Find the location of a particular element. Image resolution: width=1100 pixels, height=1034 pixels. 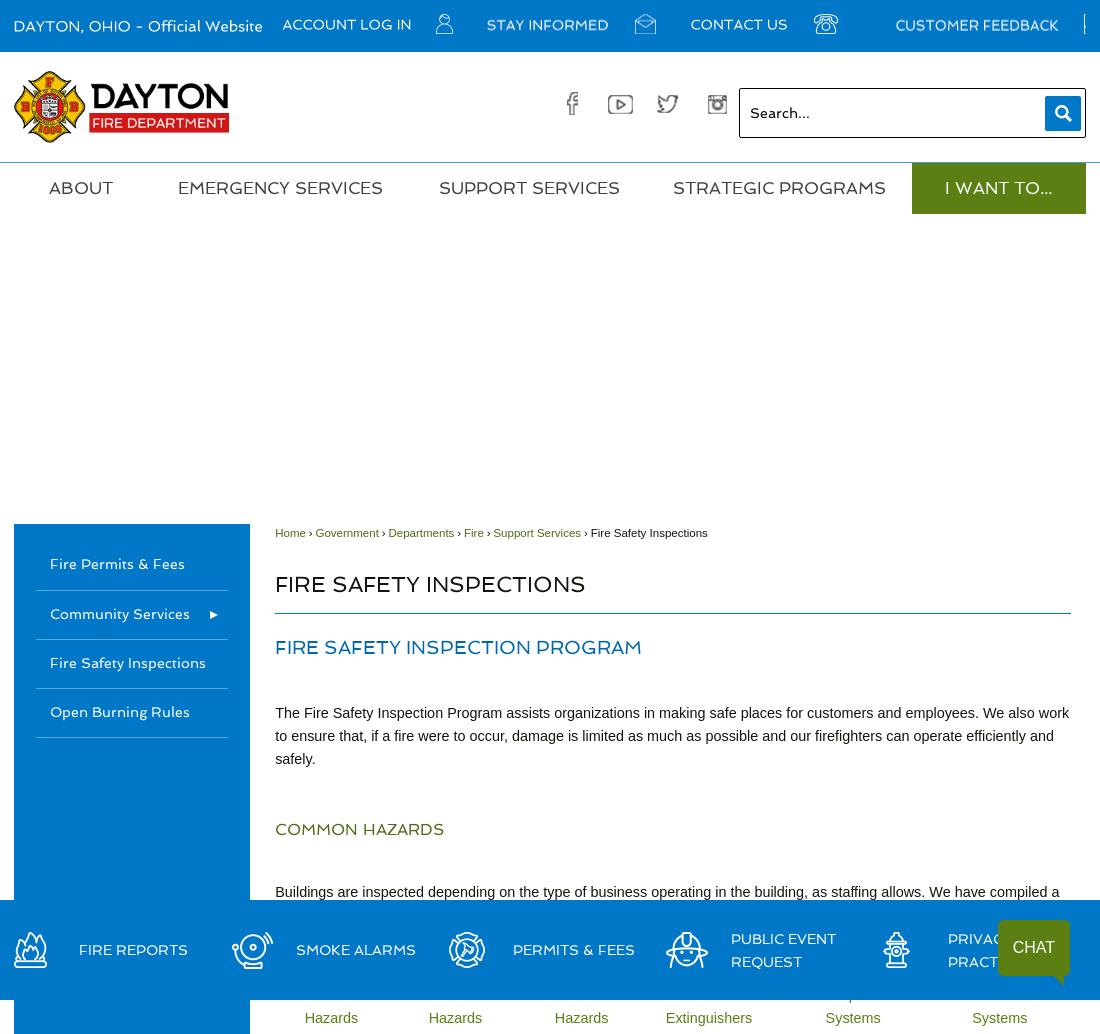

'Fire Permits & Fees' is located at coordinates (117, 563).